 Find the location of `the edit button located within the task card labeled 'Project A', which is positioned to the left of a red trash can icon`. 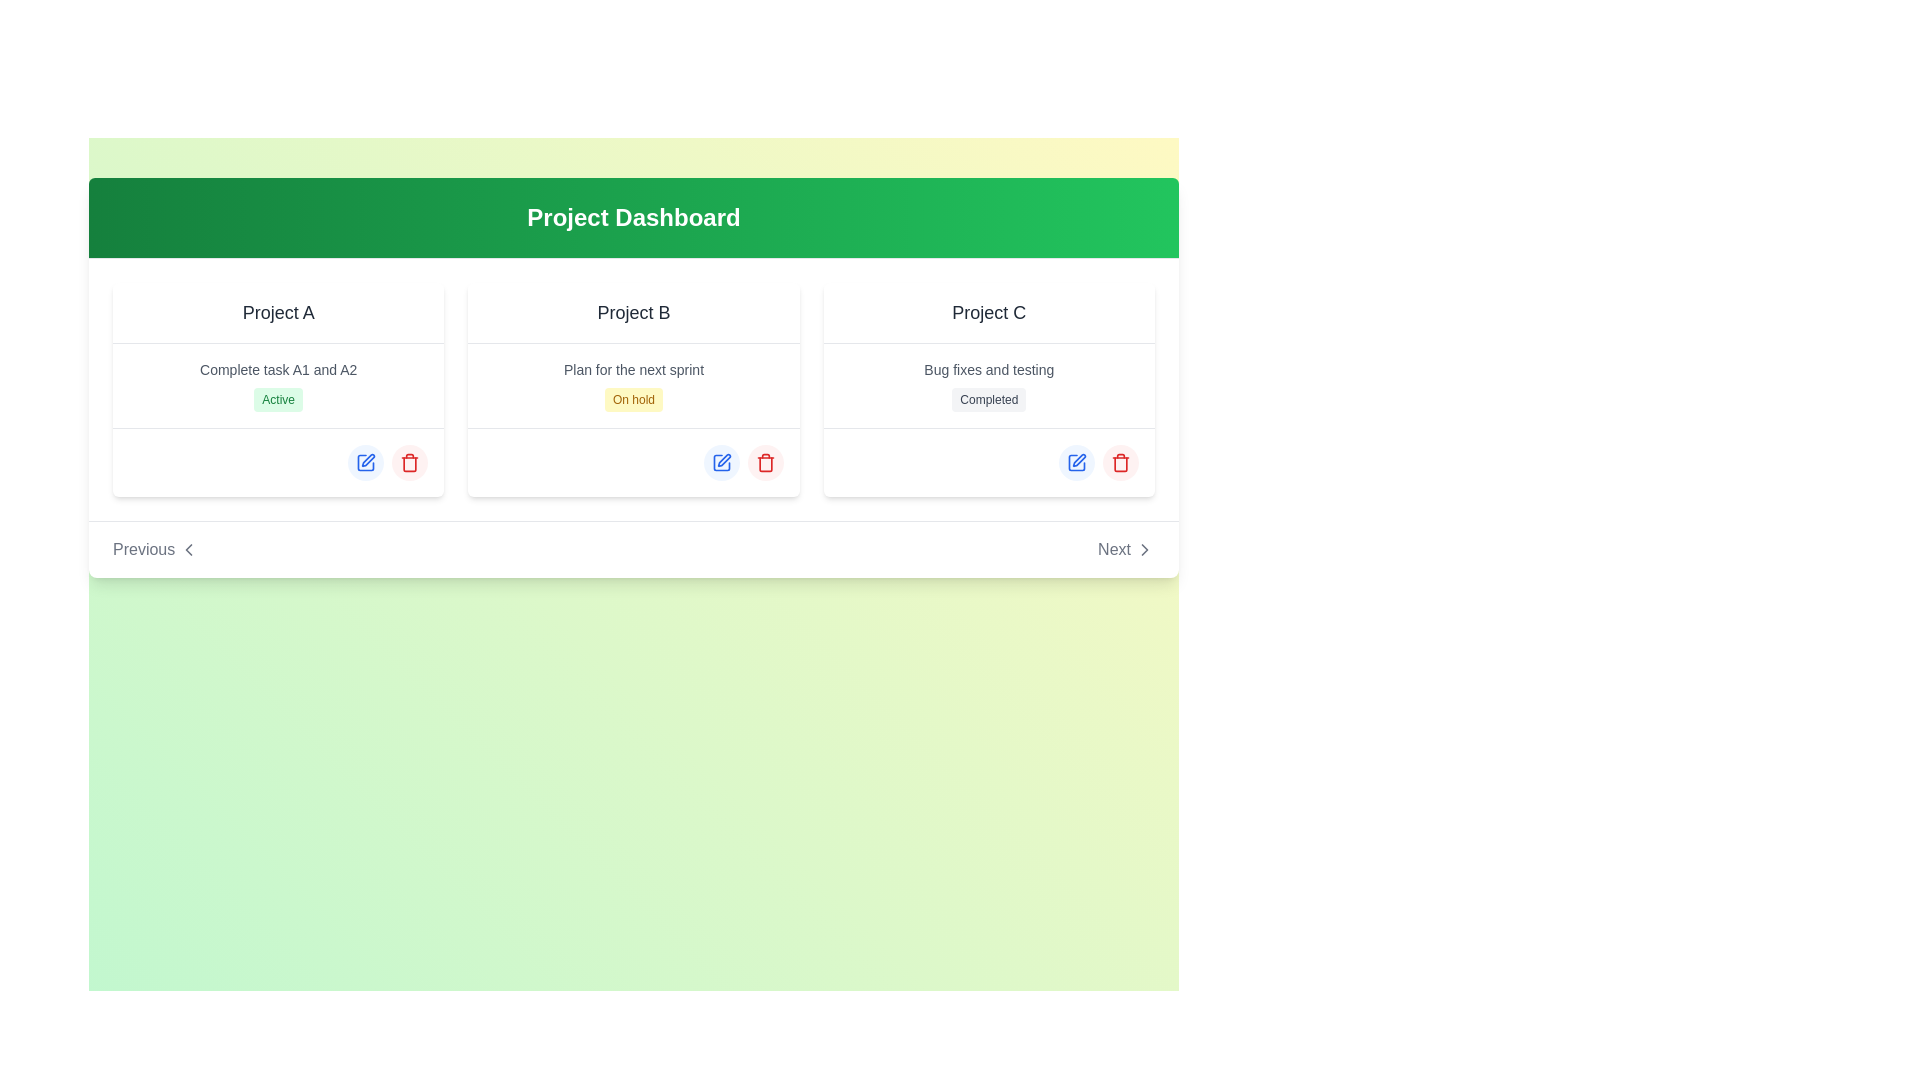

the edit button located within the task card labeled 'Project A', which is positioned to the left of a red trash can icon is located at coordinates (368, 460).